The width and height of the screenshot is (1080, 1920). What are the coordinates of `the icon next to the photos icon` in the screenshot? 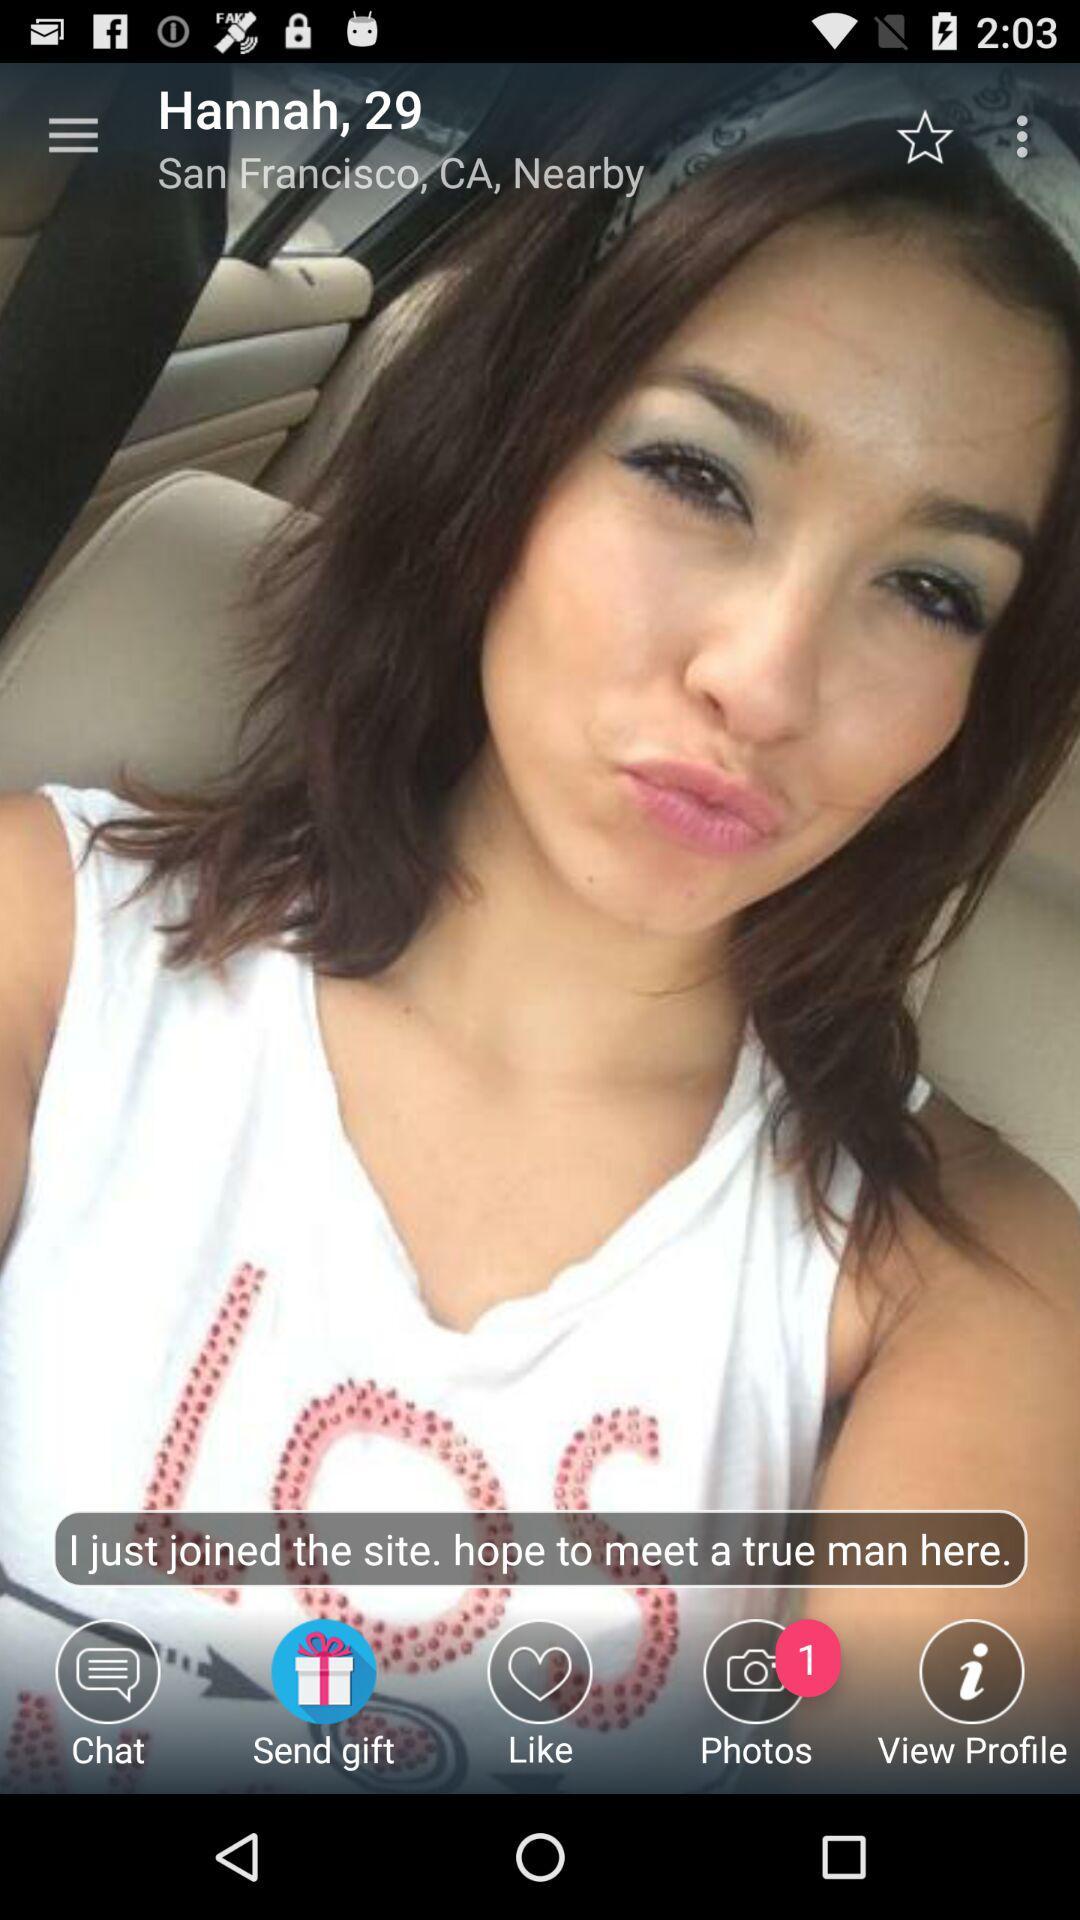 It's located at (540, 1705).